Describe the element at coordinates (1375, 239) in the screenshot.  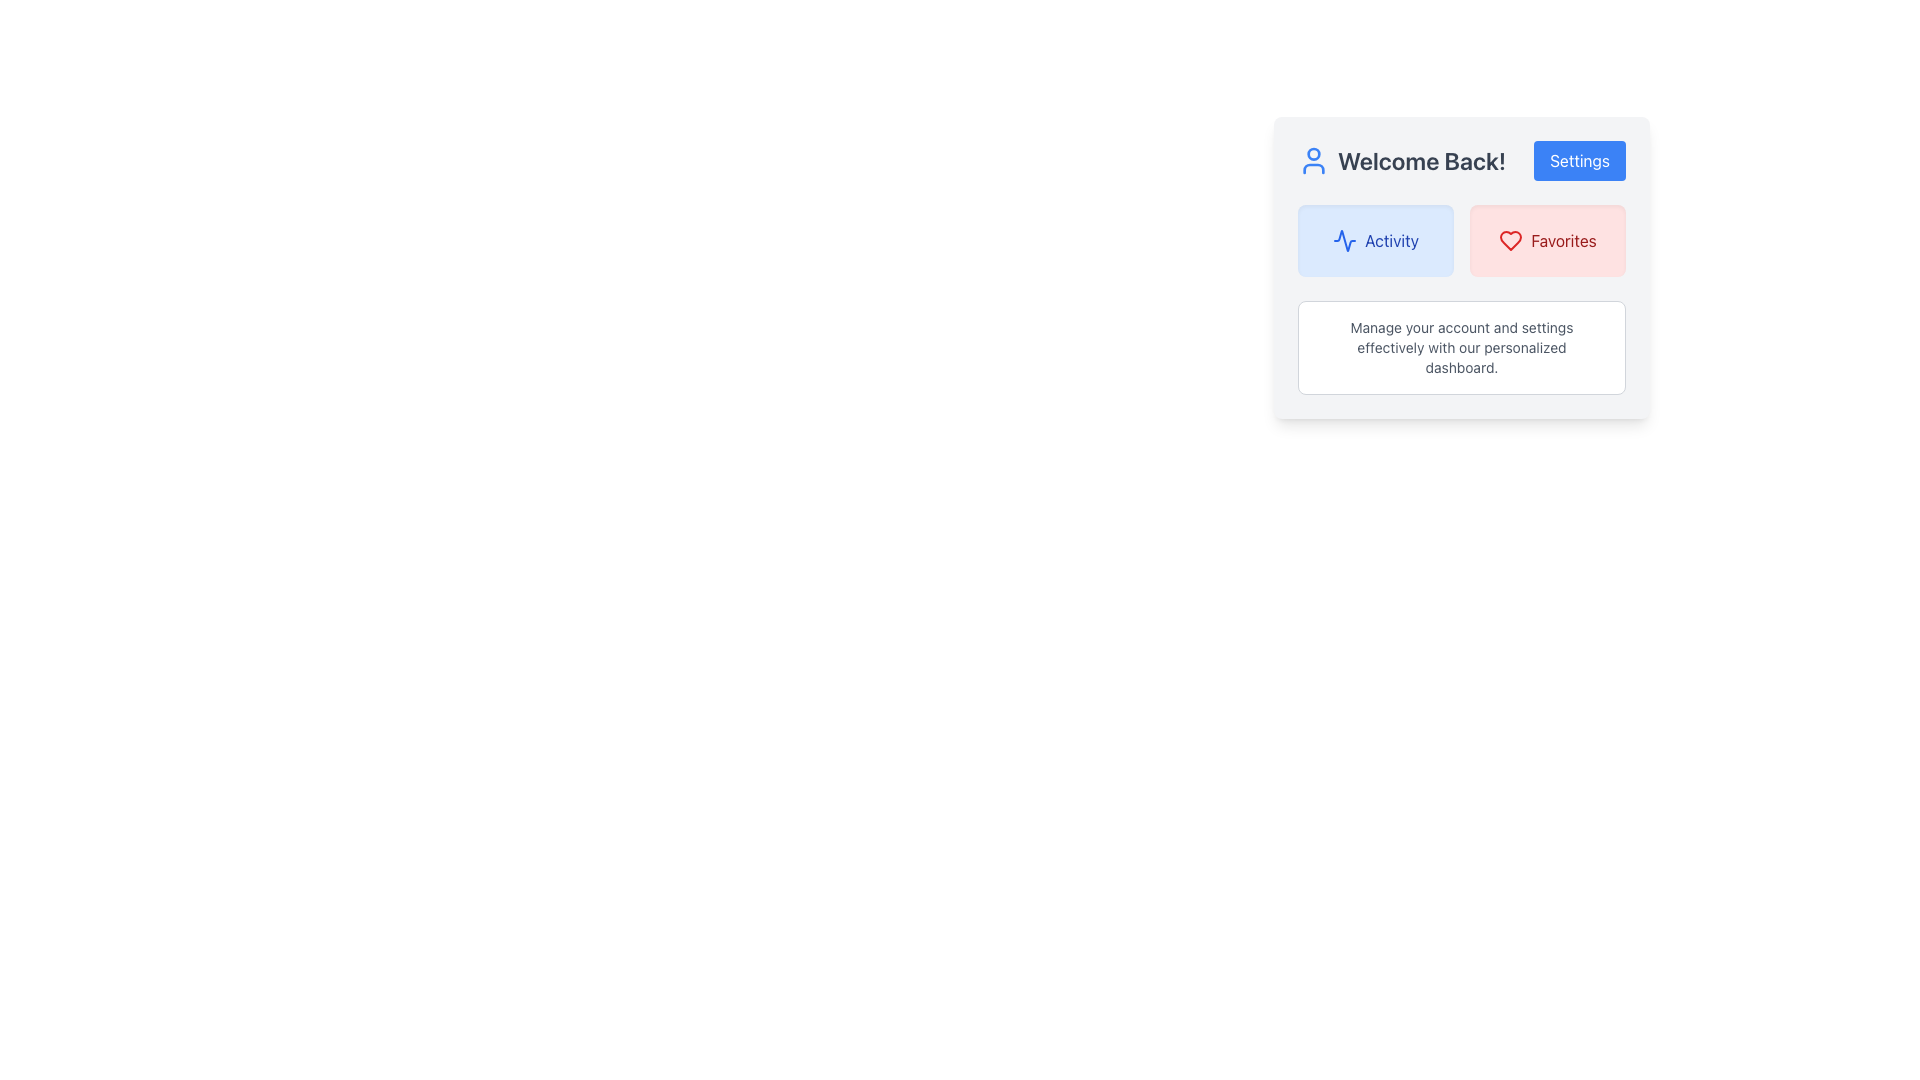
I see `the first button in the horizontal group located in the top-left area of the card-like widget under the 'Welcome Back!' heading` at that location.